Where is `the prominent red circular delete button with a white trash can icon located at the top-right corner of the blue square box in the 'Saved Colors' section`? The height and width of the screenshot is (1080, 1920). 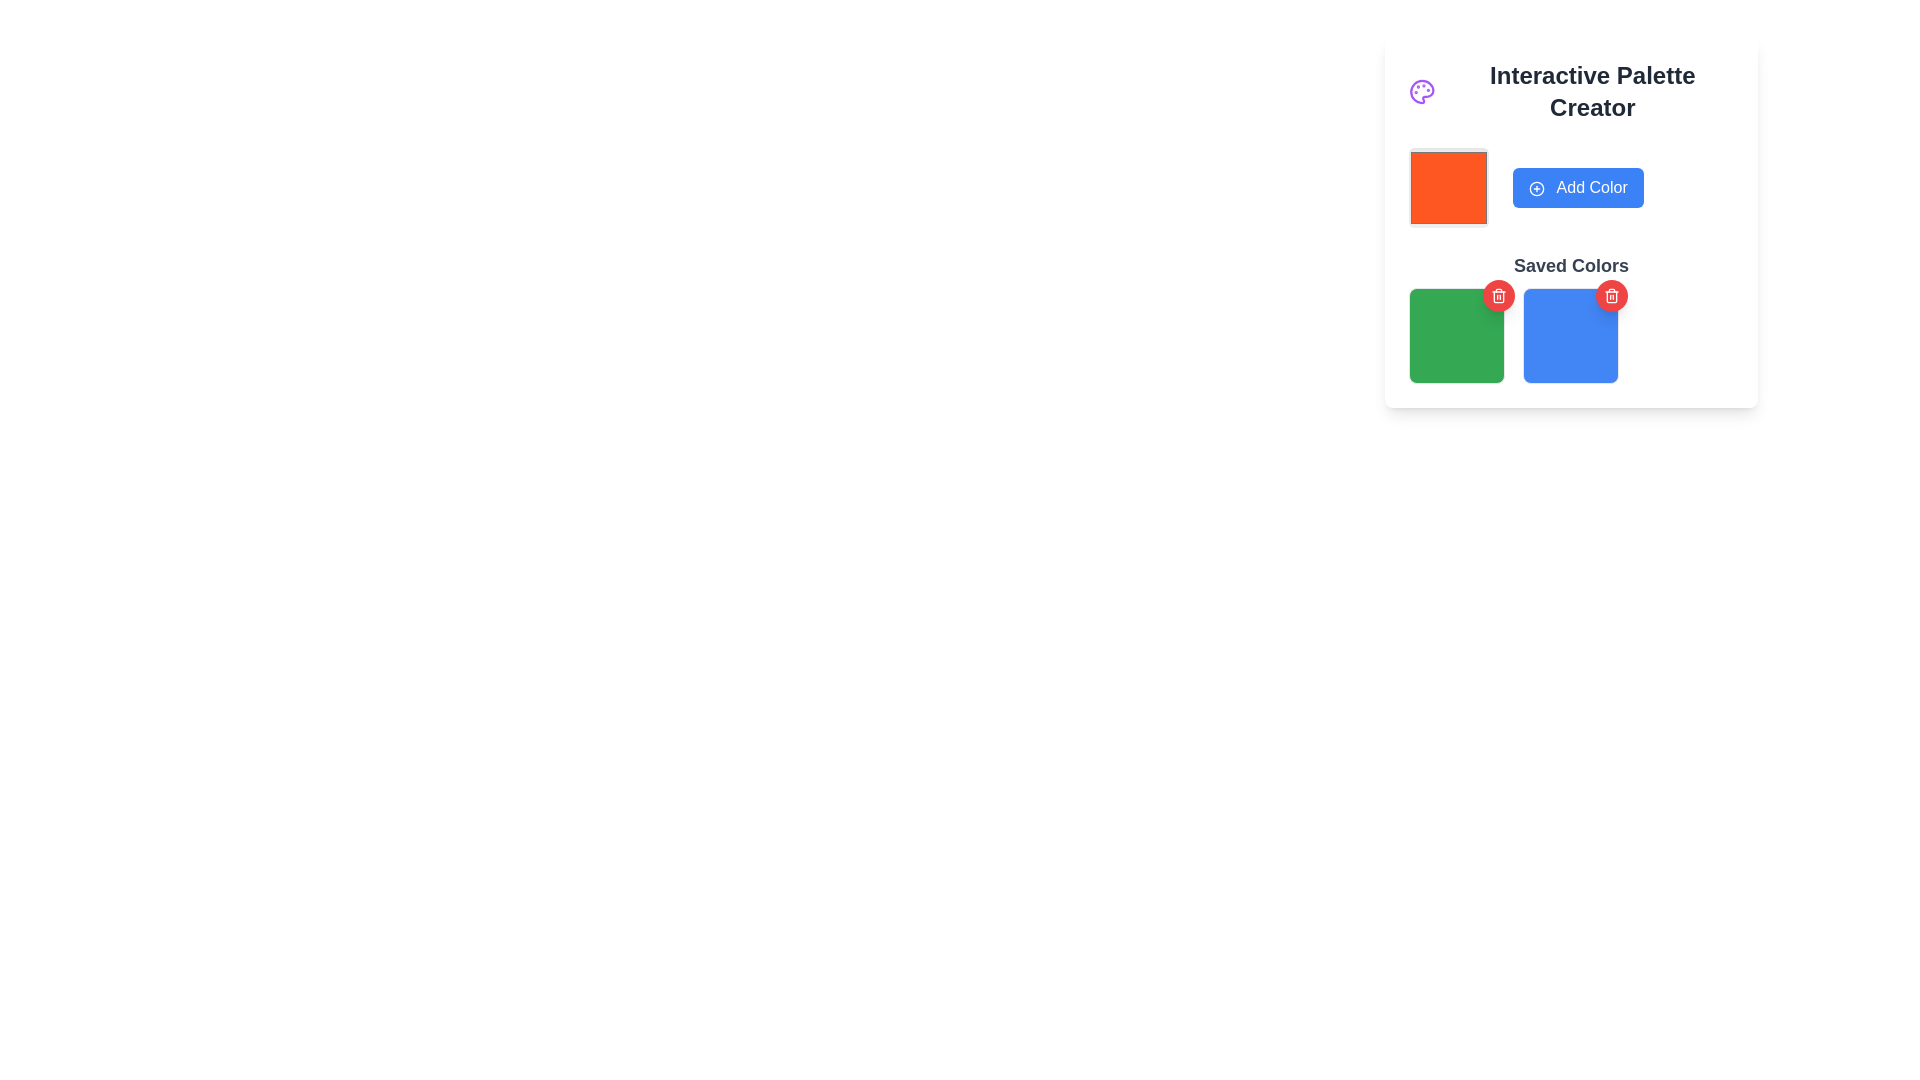
the prominent red circular delete button with a white trash can icon located at the top-right corner of the blue square box in the 'Saved Colors' section is located at coordinates (1612, 296).